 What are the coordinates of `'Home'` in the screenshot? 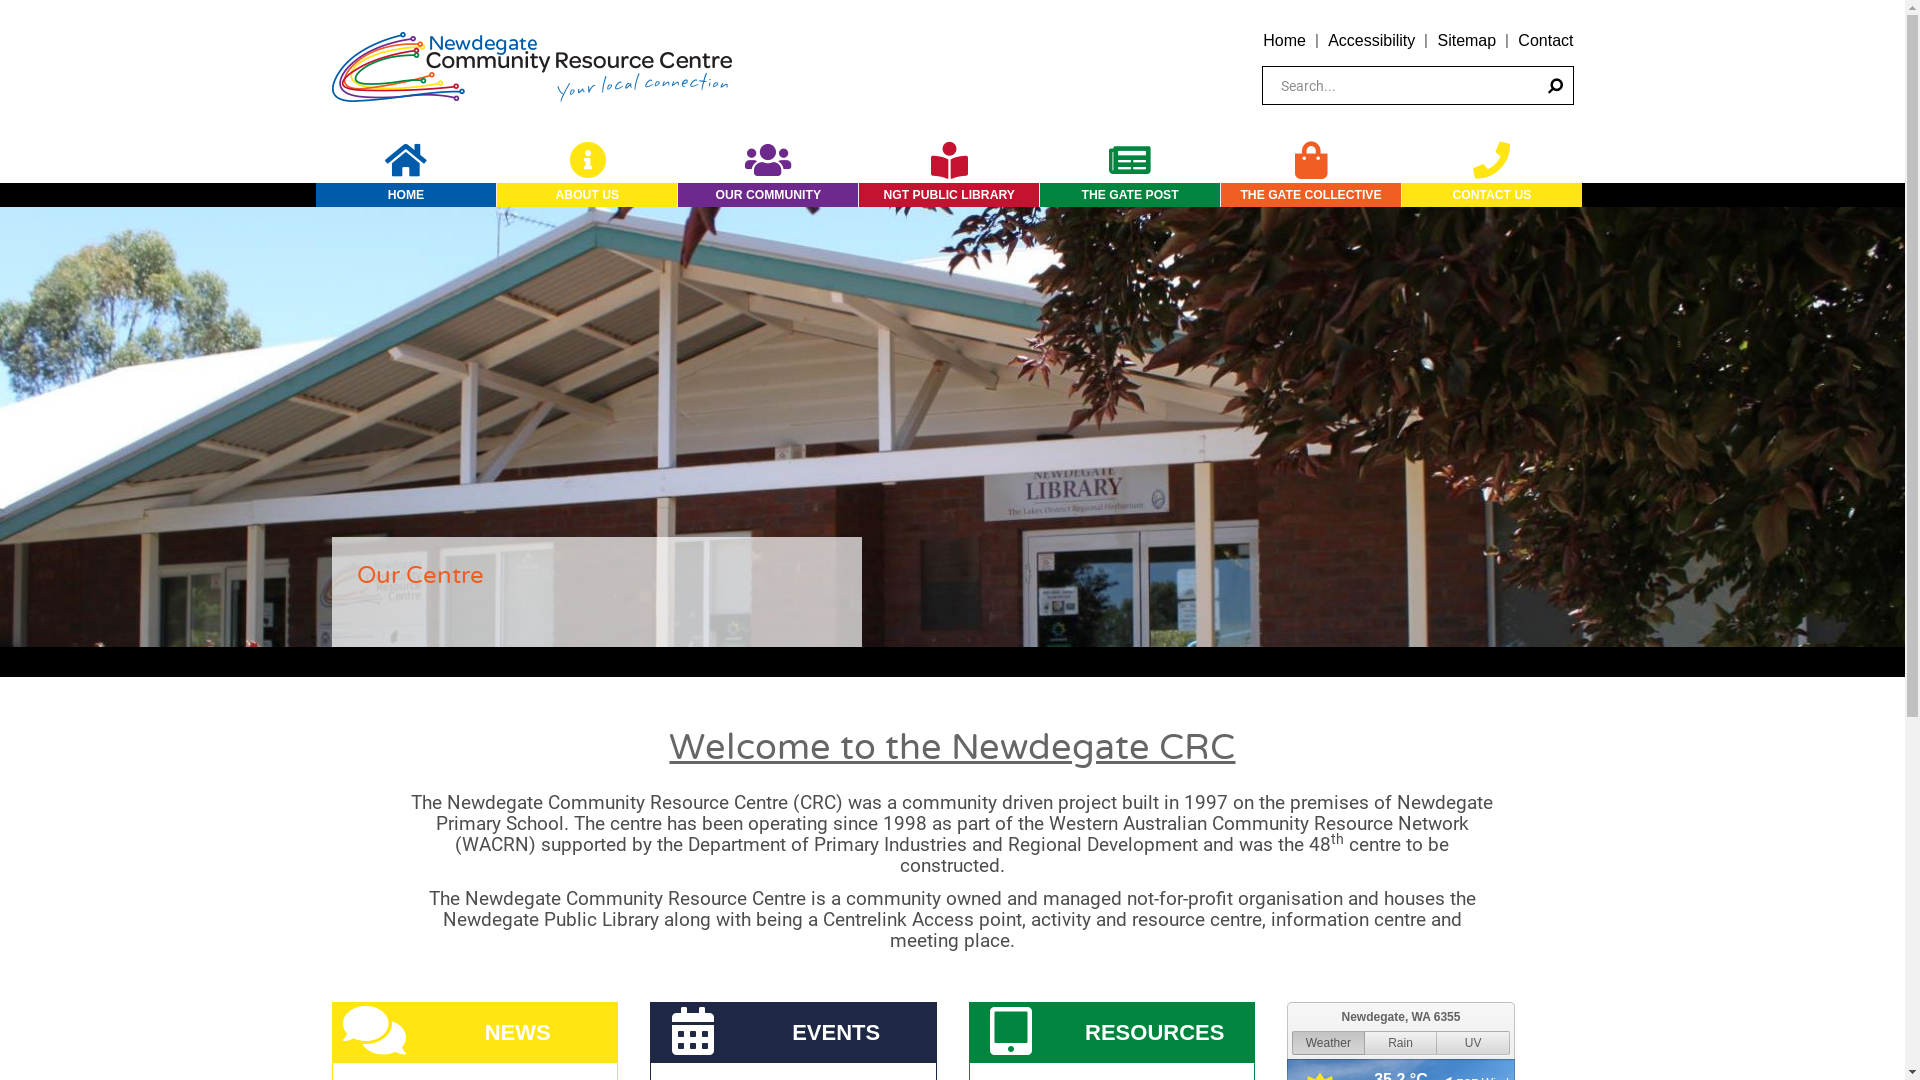 It's located at (1284, 40).